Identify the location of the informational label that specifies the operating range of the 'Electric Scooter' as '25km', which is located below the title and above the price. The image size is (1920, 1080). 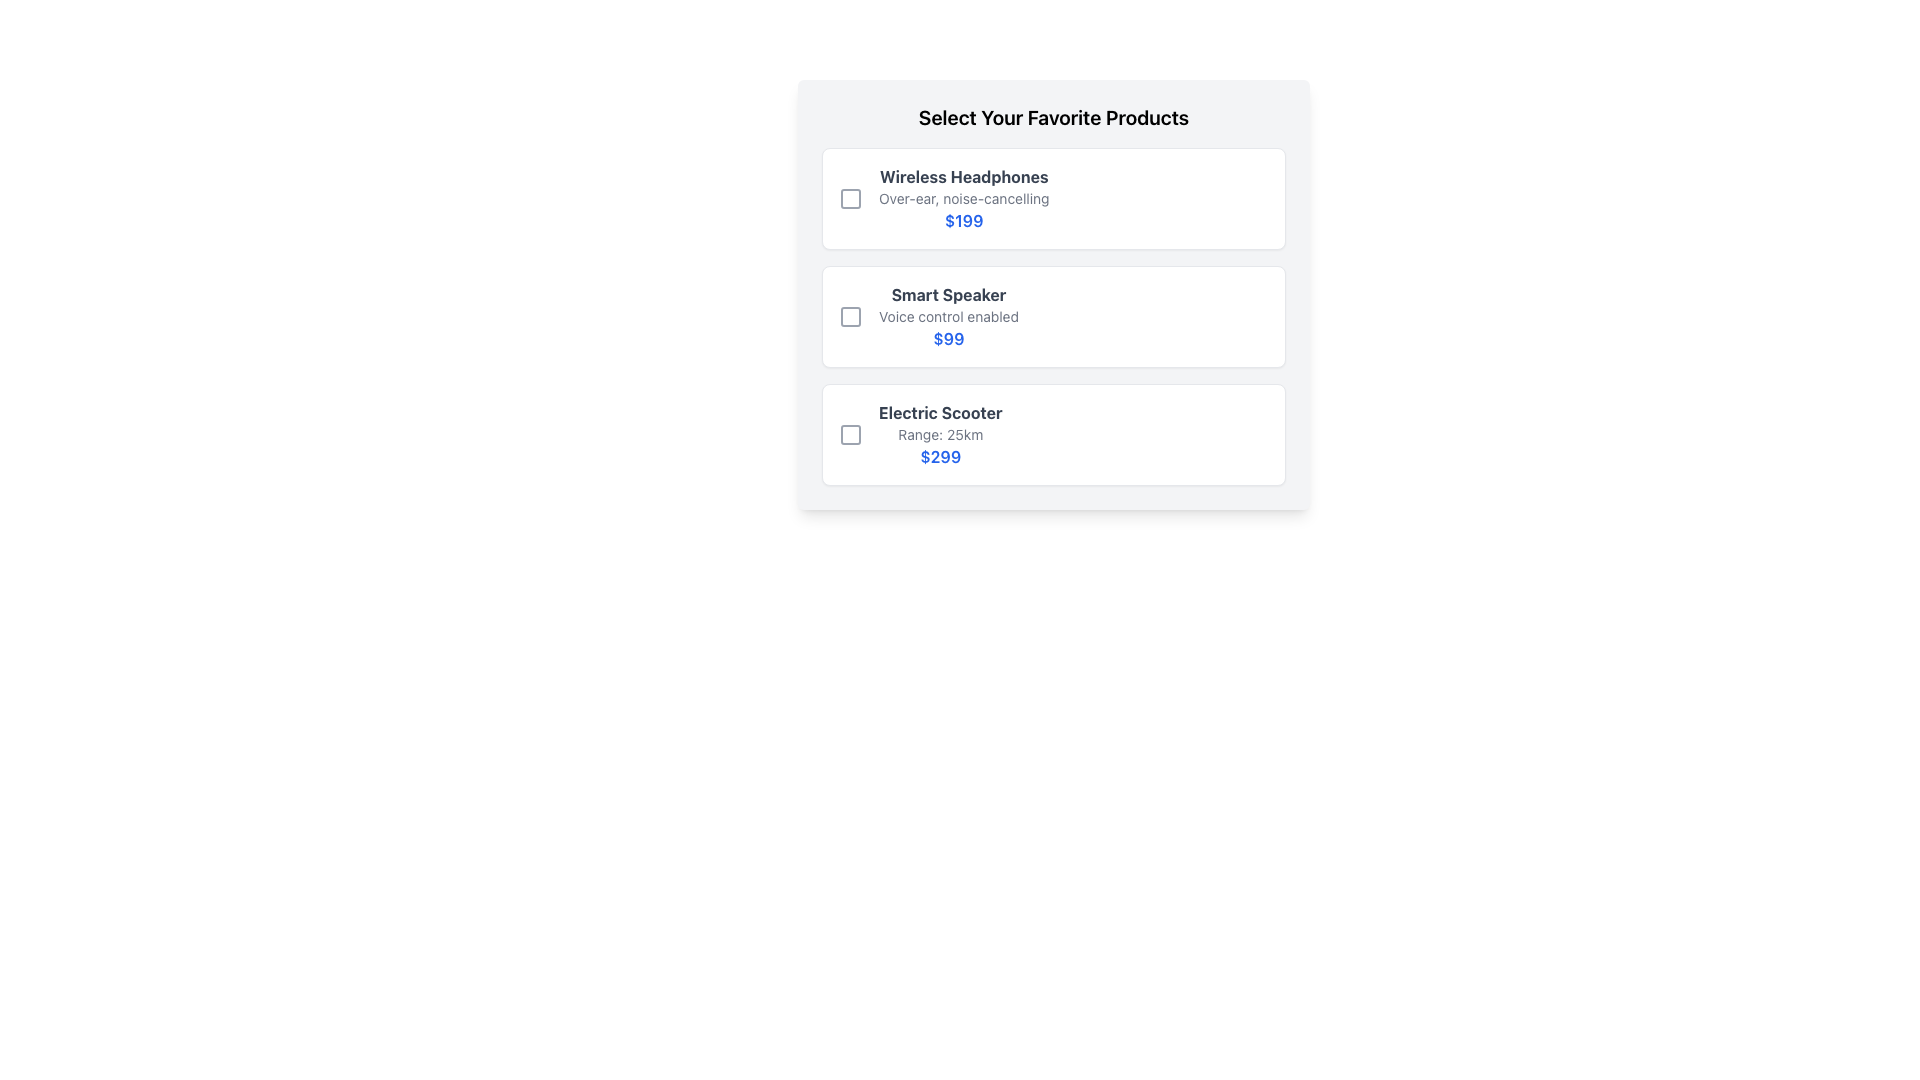
(939, 434).